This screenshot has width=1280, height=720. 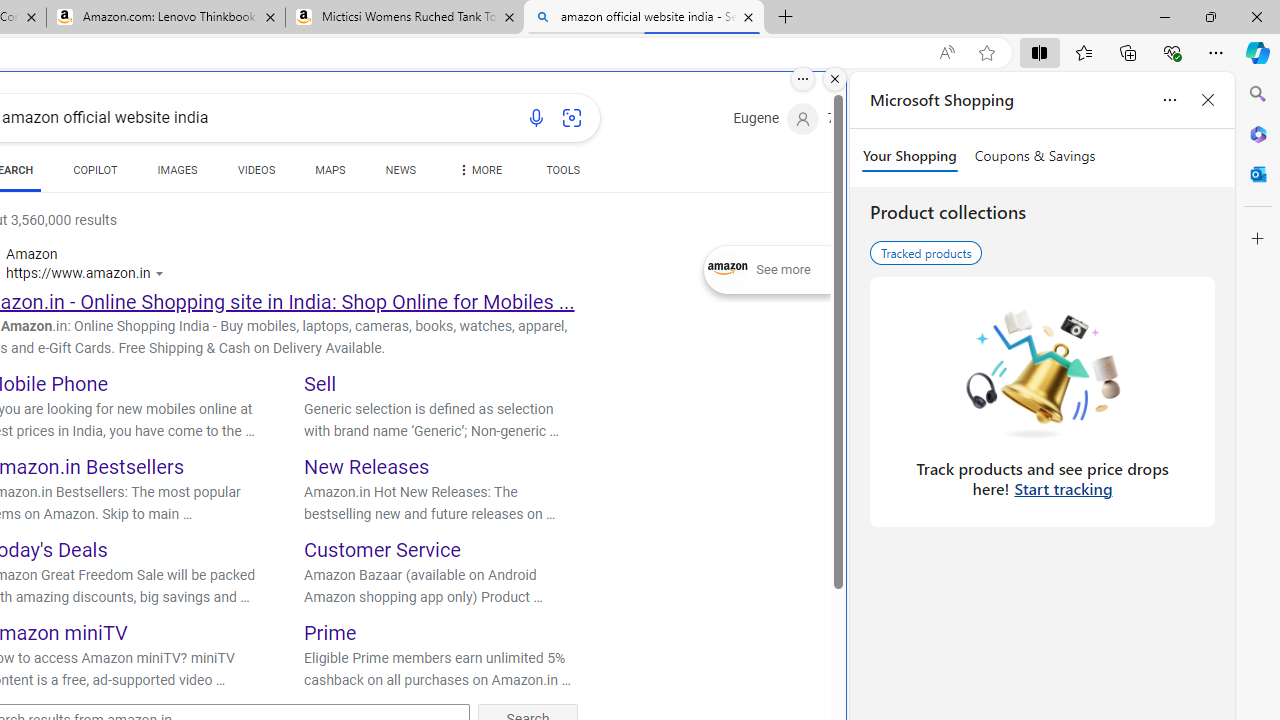 I want to click on 'Prime', so click(x=330, y=632).